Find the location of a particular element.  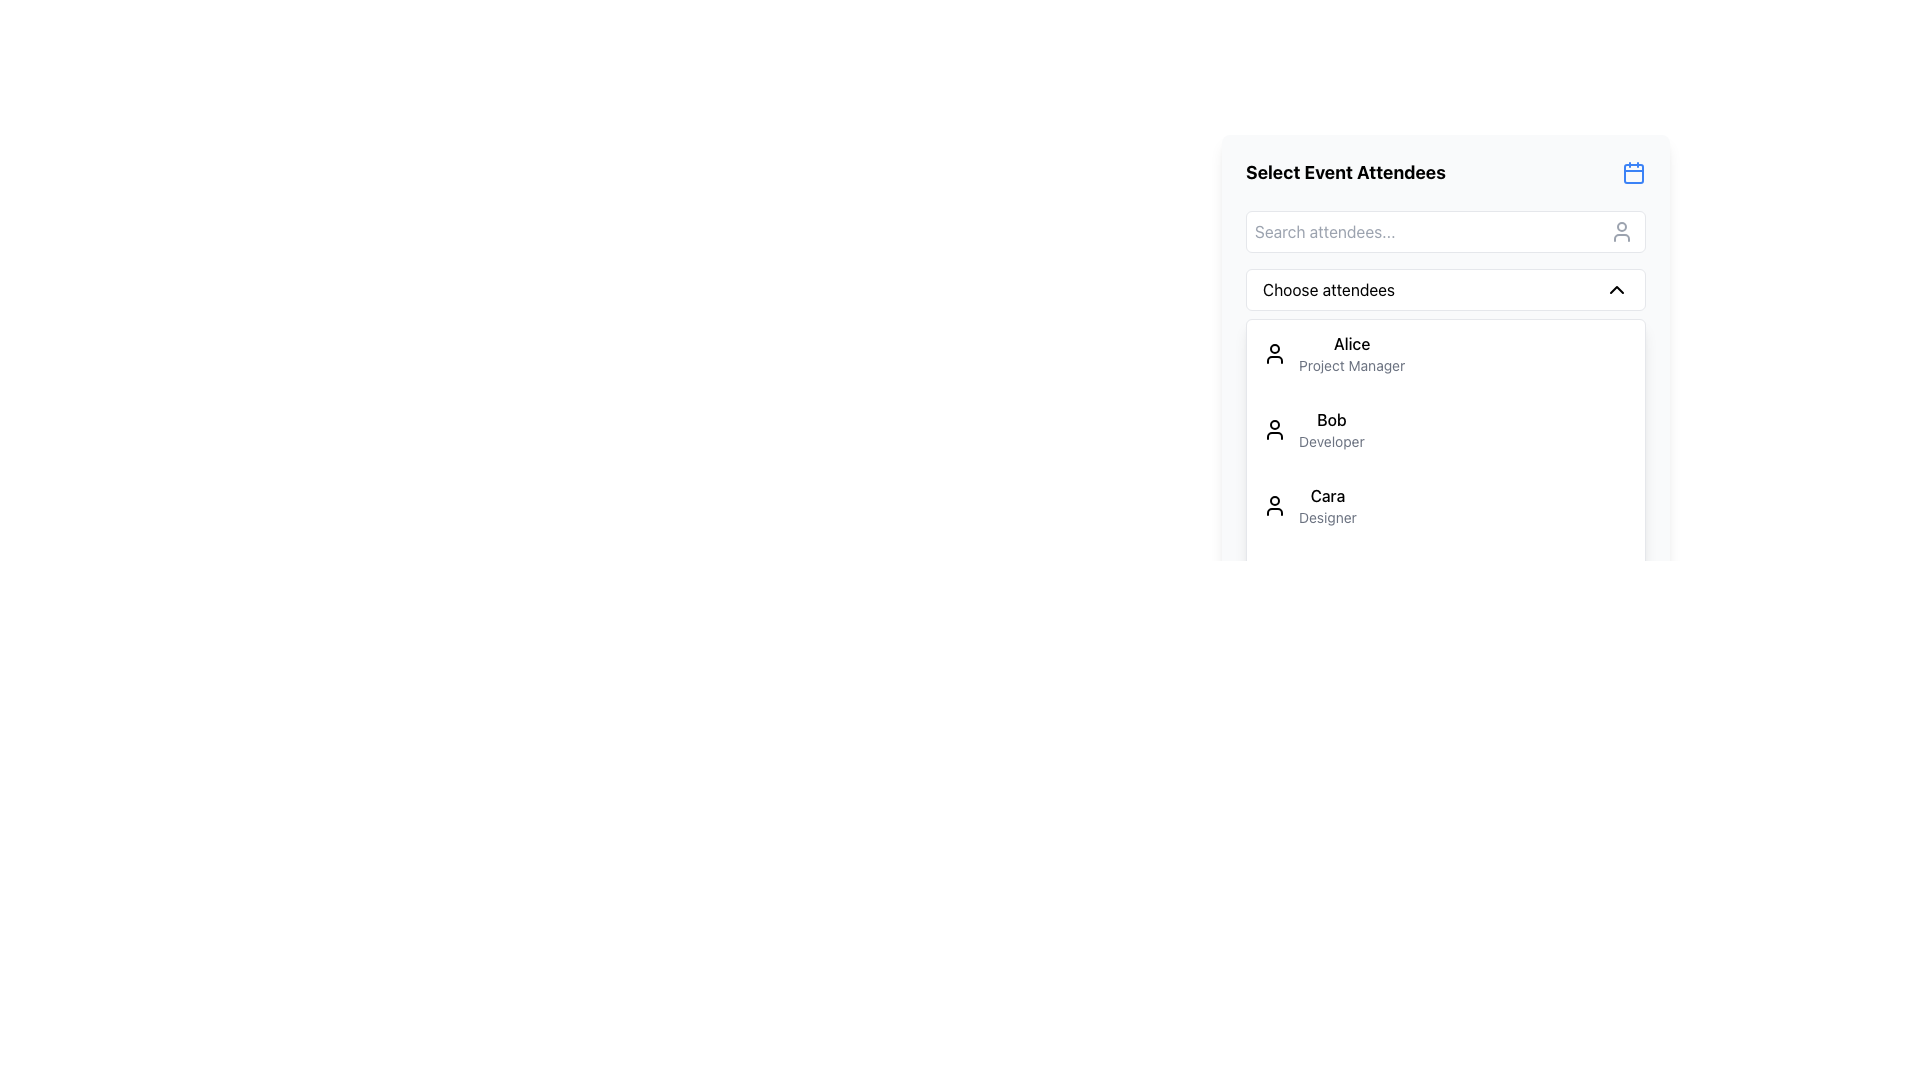

the text label displaying the name and role of the third individual in the 'Select Event Attendees' list is located at coordinates (1327, 504).